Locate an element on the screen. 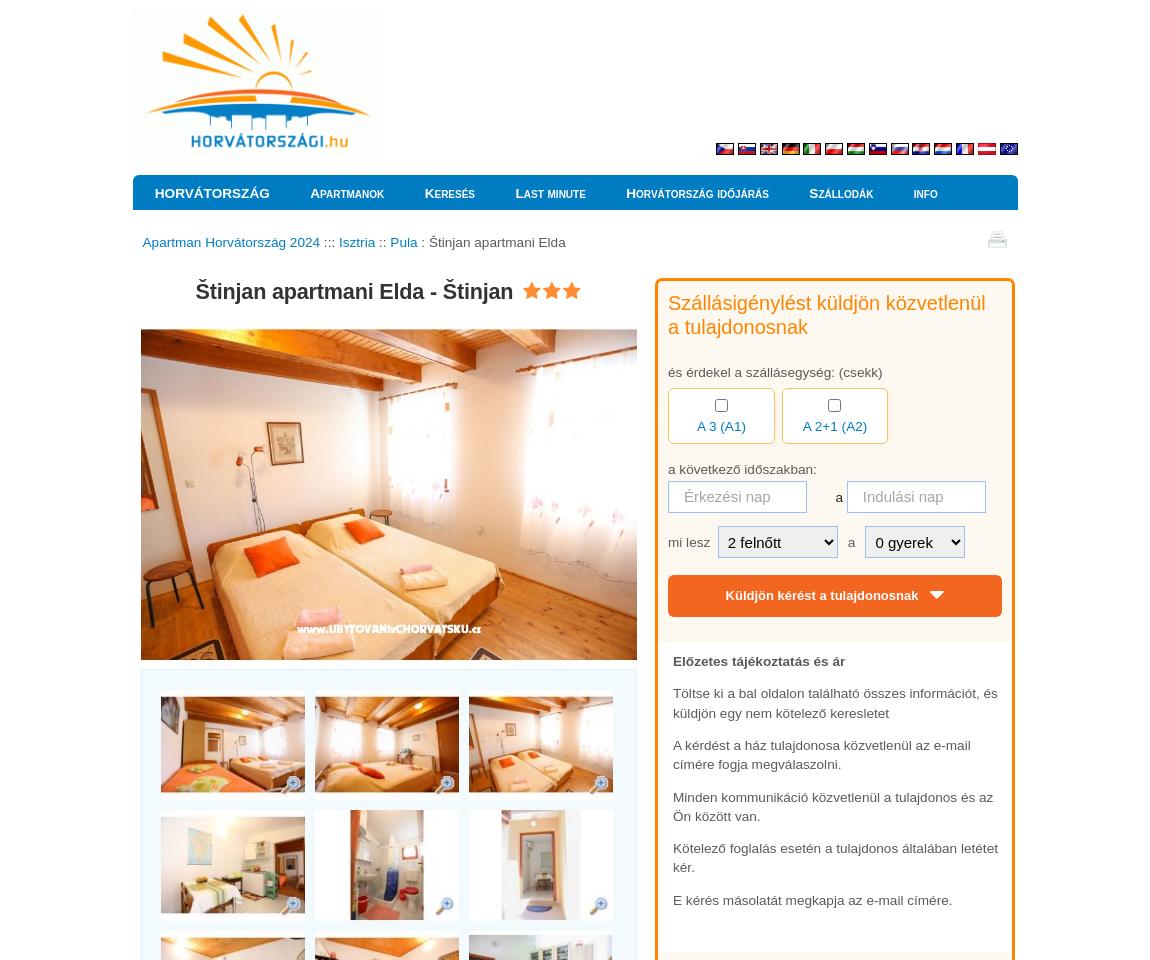  ':::' is located at coordinates (330, 240).